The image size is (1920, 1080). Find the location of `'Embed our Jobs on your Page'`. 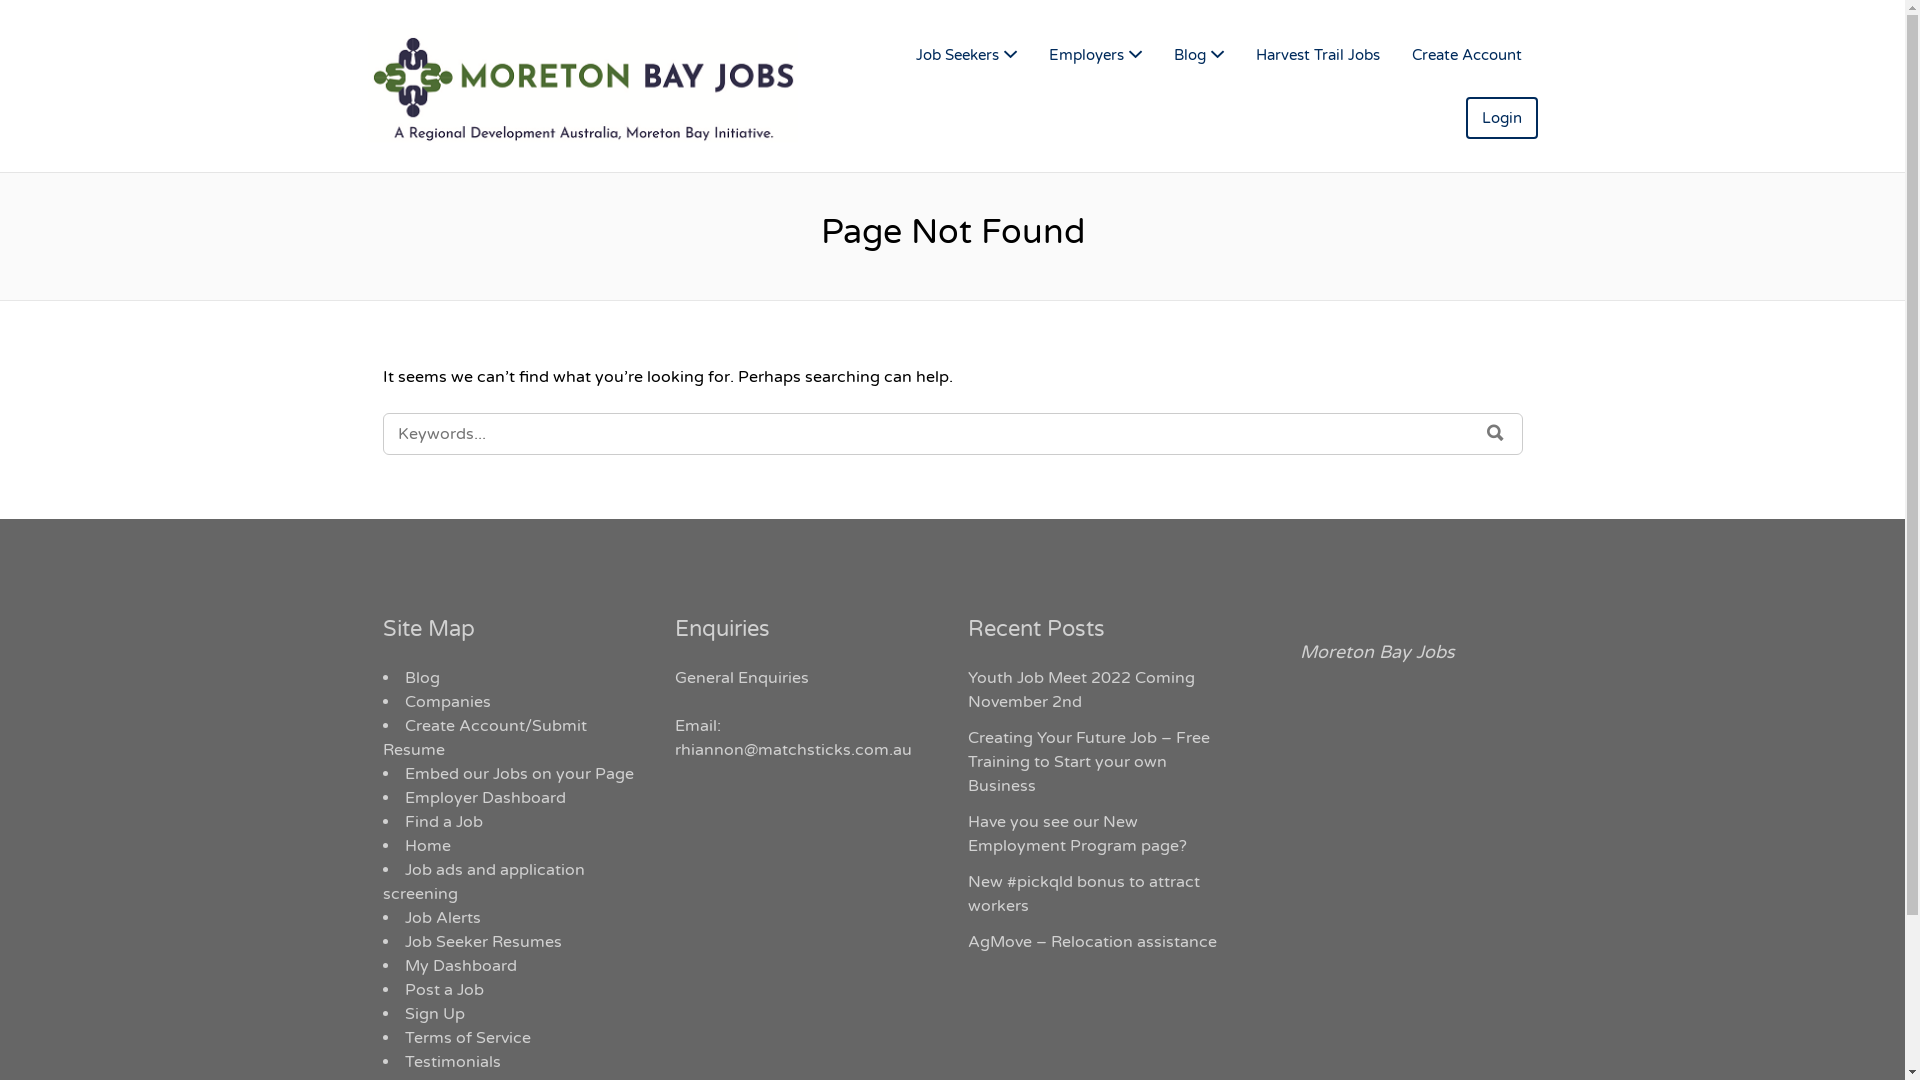

'Embed our Jobs on your Page' is located at coordinates (402, 773).